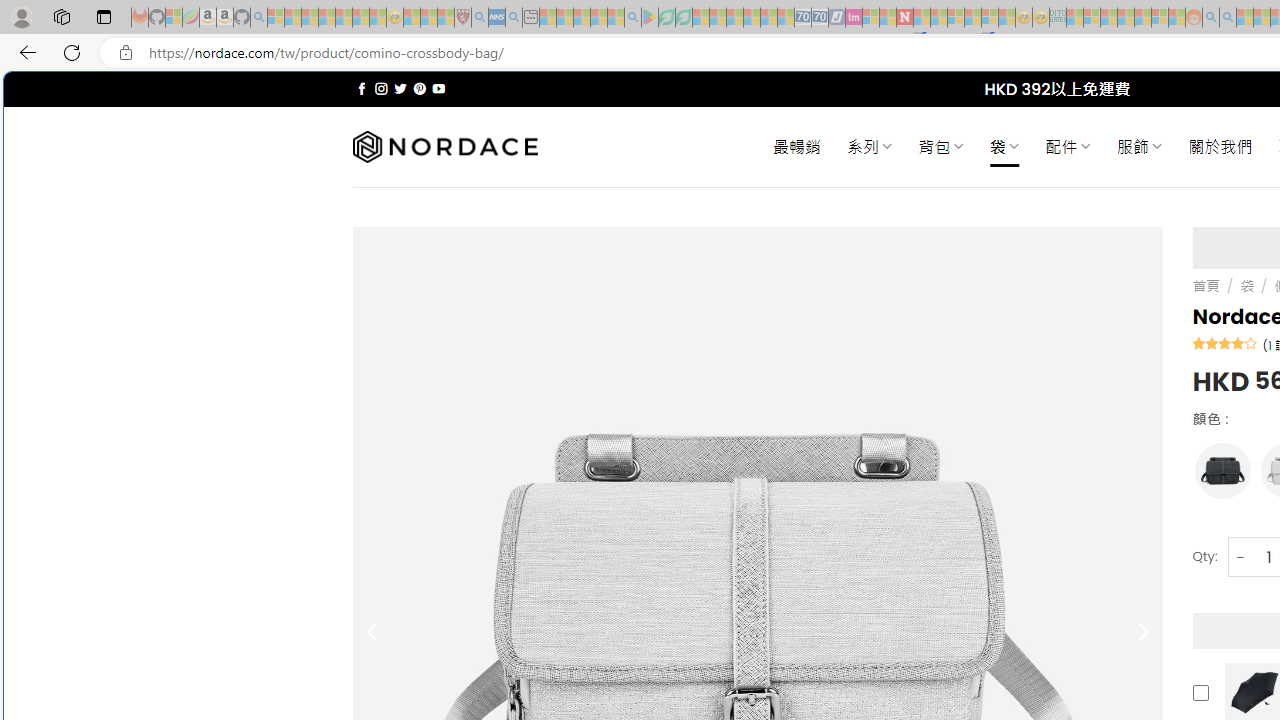 The width and height of the screenshot is (1280, 720). What do you see at coordinates (1239, 557) in the screenshot?
I see `'-'` at bounding box center [1239, 557].